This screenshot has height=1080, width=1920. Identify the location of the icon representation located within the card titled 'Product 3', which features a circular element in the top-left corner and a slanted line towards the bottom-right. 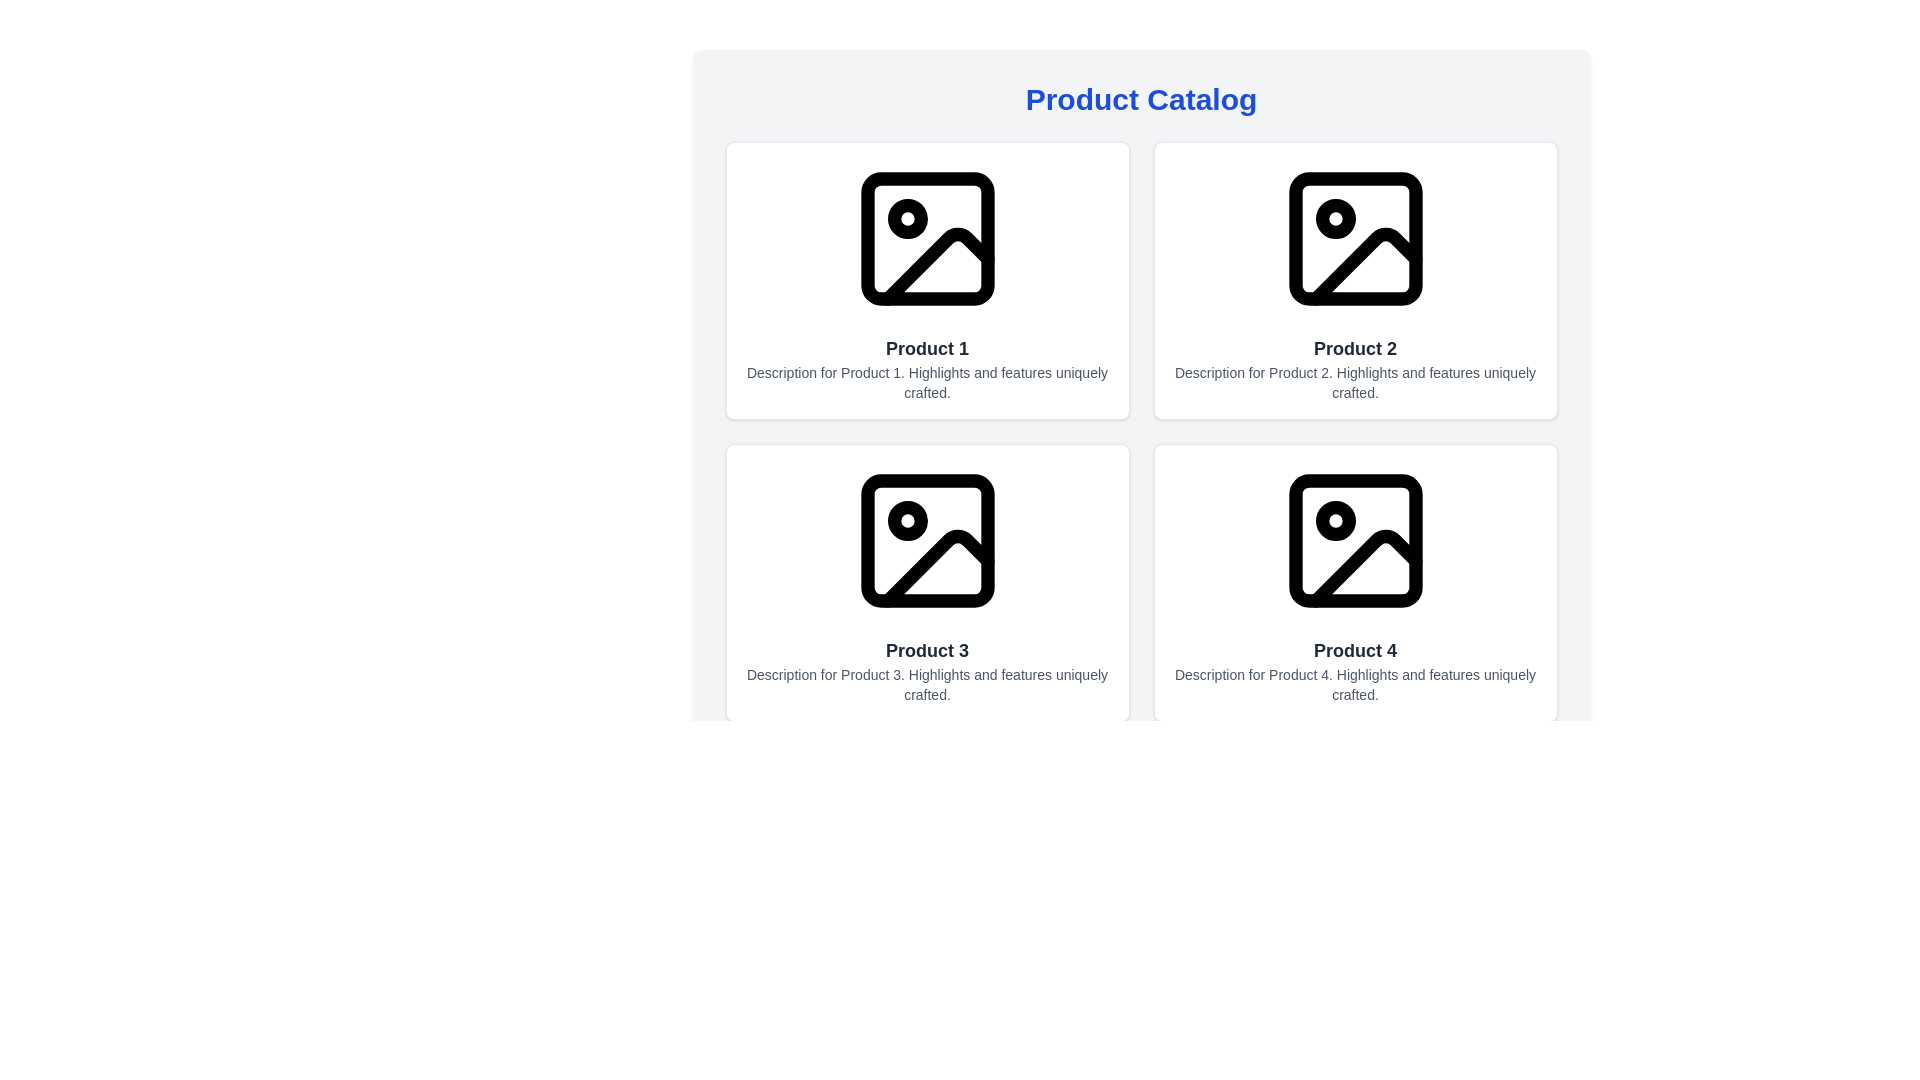
(926, 540).